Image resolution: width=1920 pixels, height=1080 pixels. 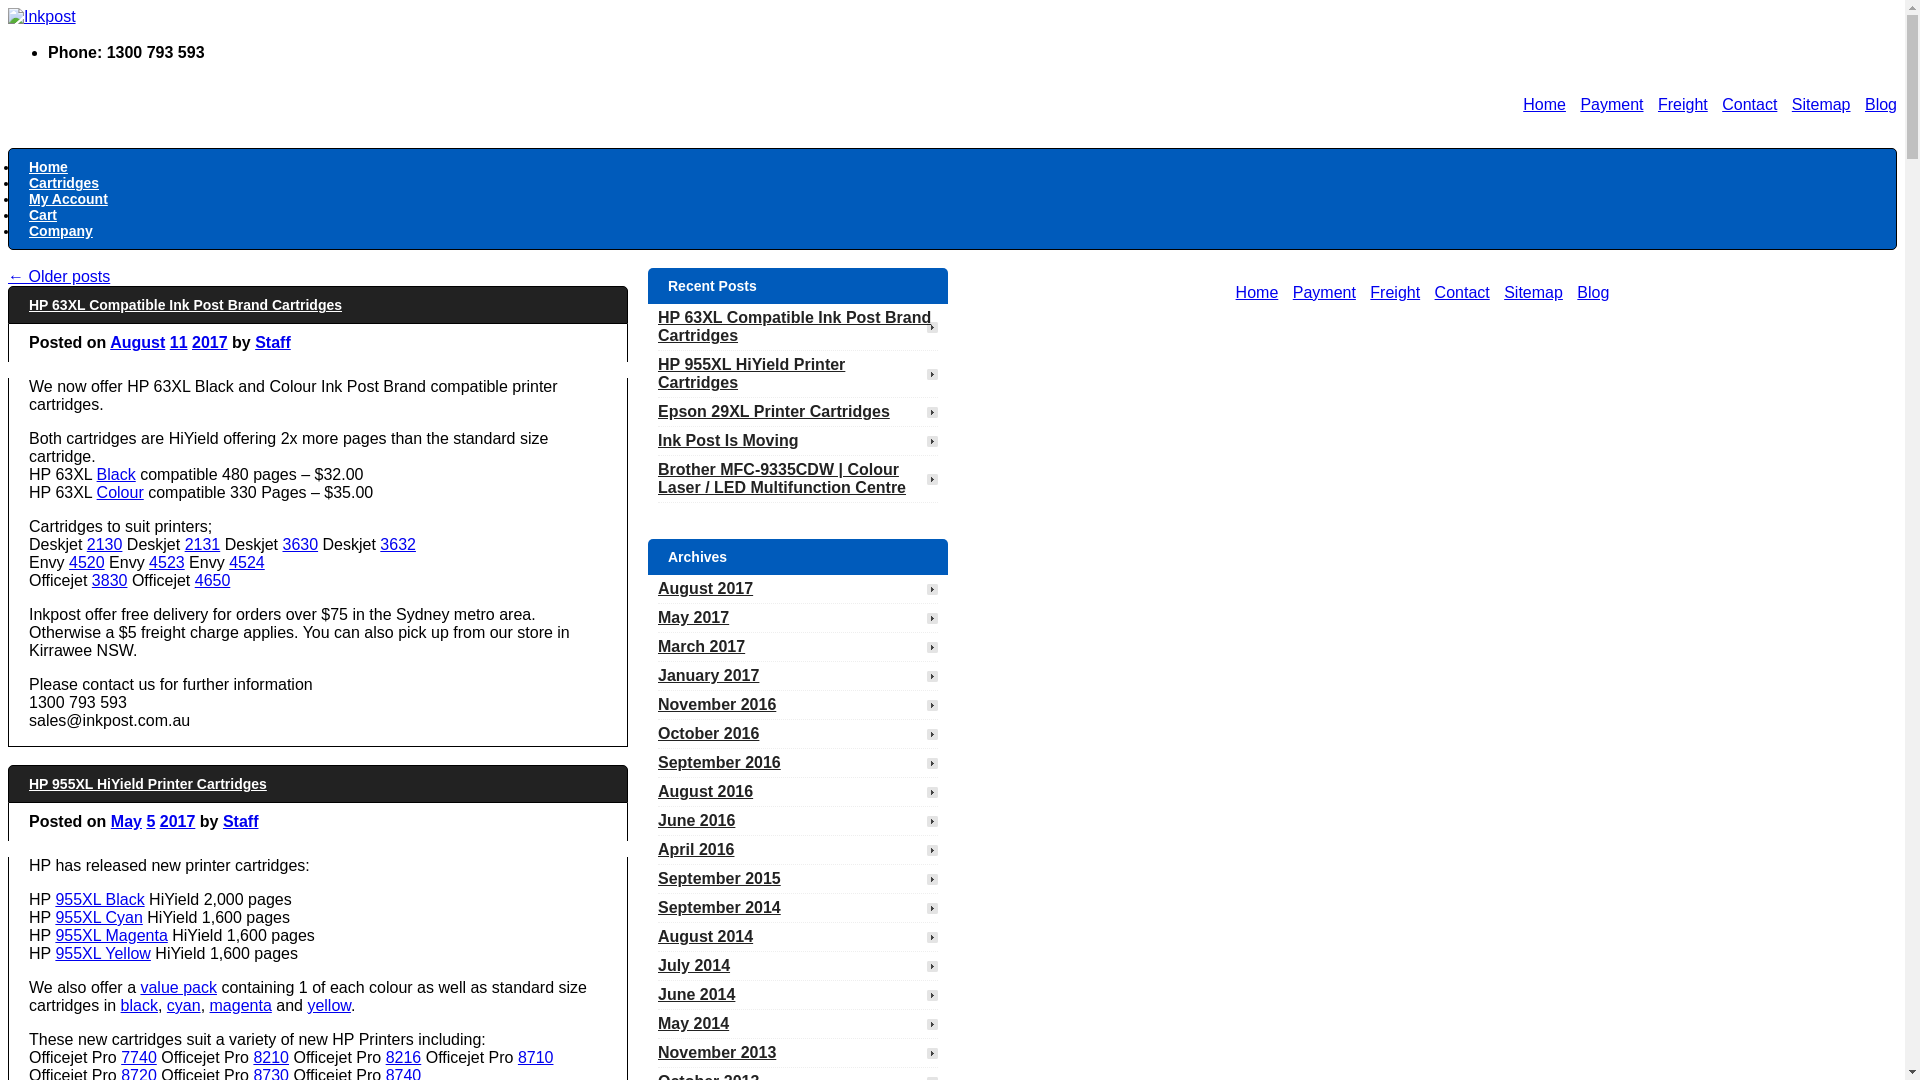 What do you see at coordinates (104, 544) in the screenshot?
I see `'2130'` at bounding box center [104, 544].